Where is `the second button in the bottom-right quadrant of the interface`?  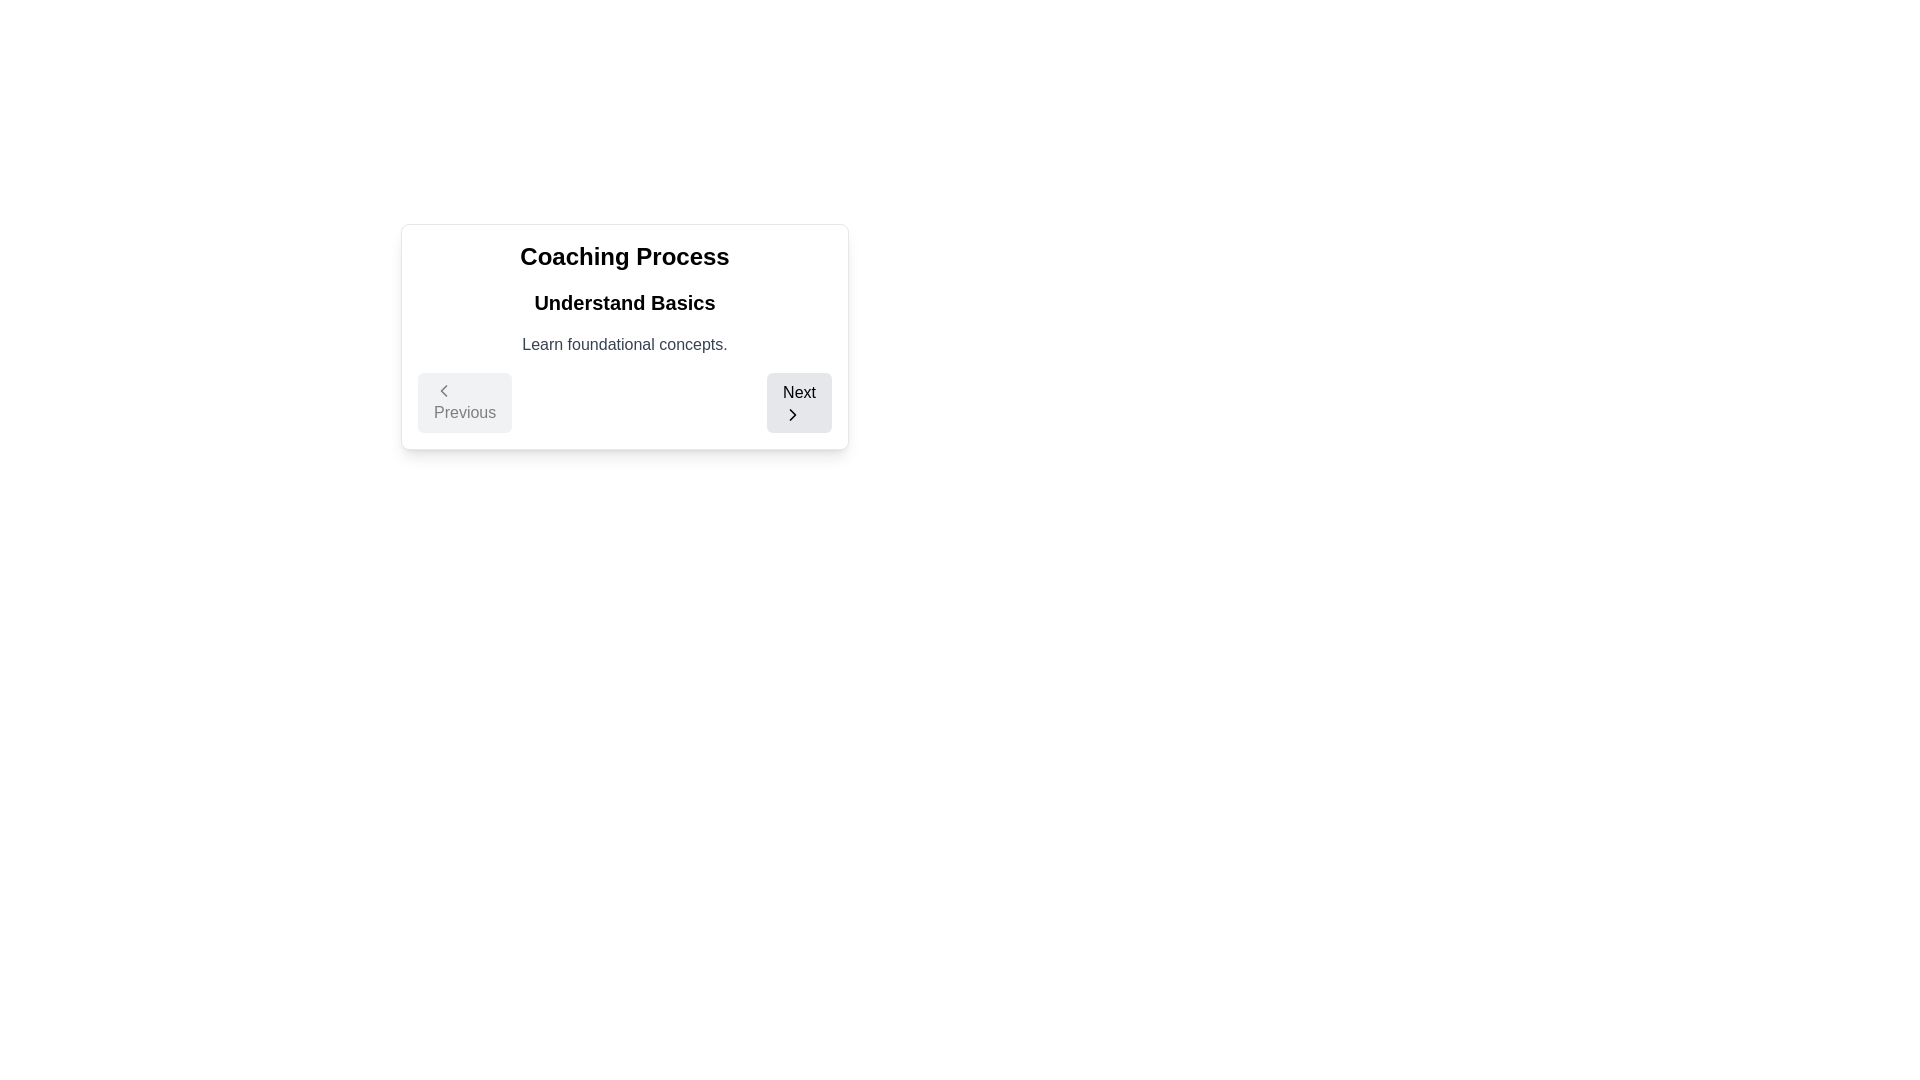 the second button in the bottom-right quadrant of the interface is located at coordinates (798, 402).